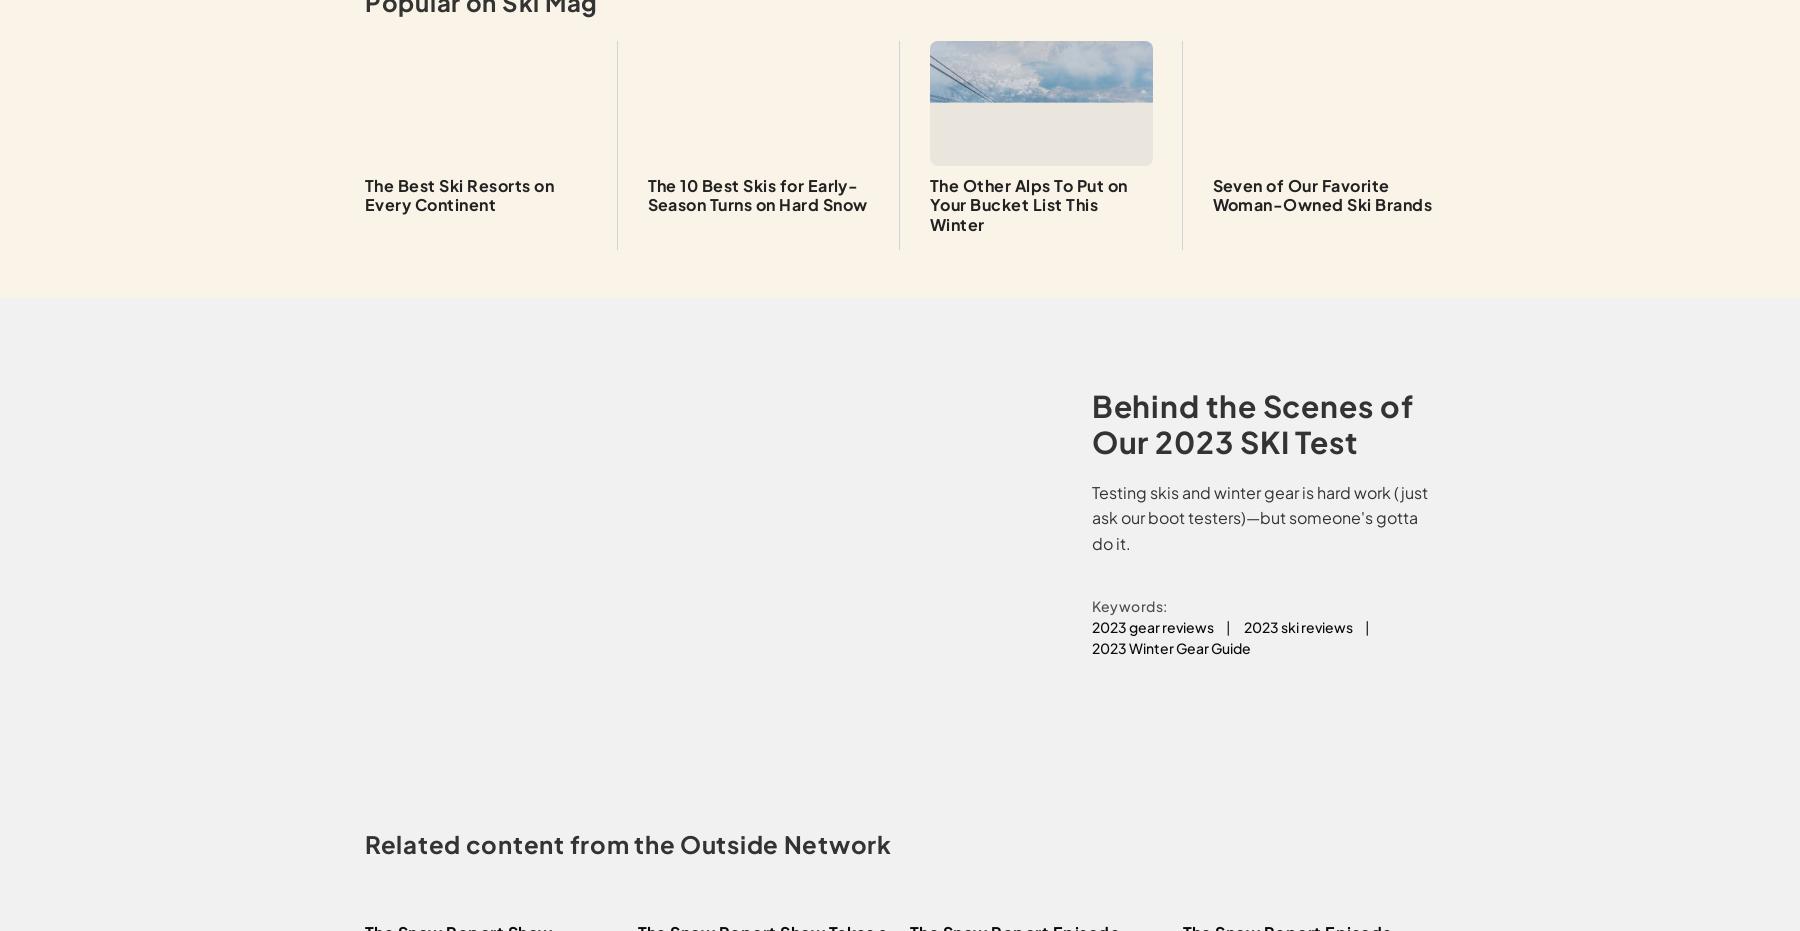  I want to click on 'Seven of Our Favorite Woman-Owned Ski Brands', so click(1321, 194).